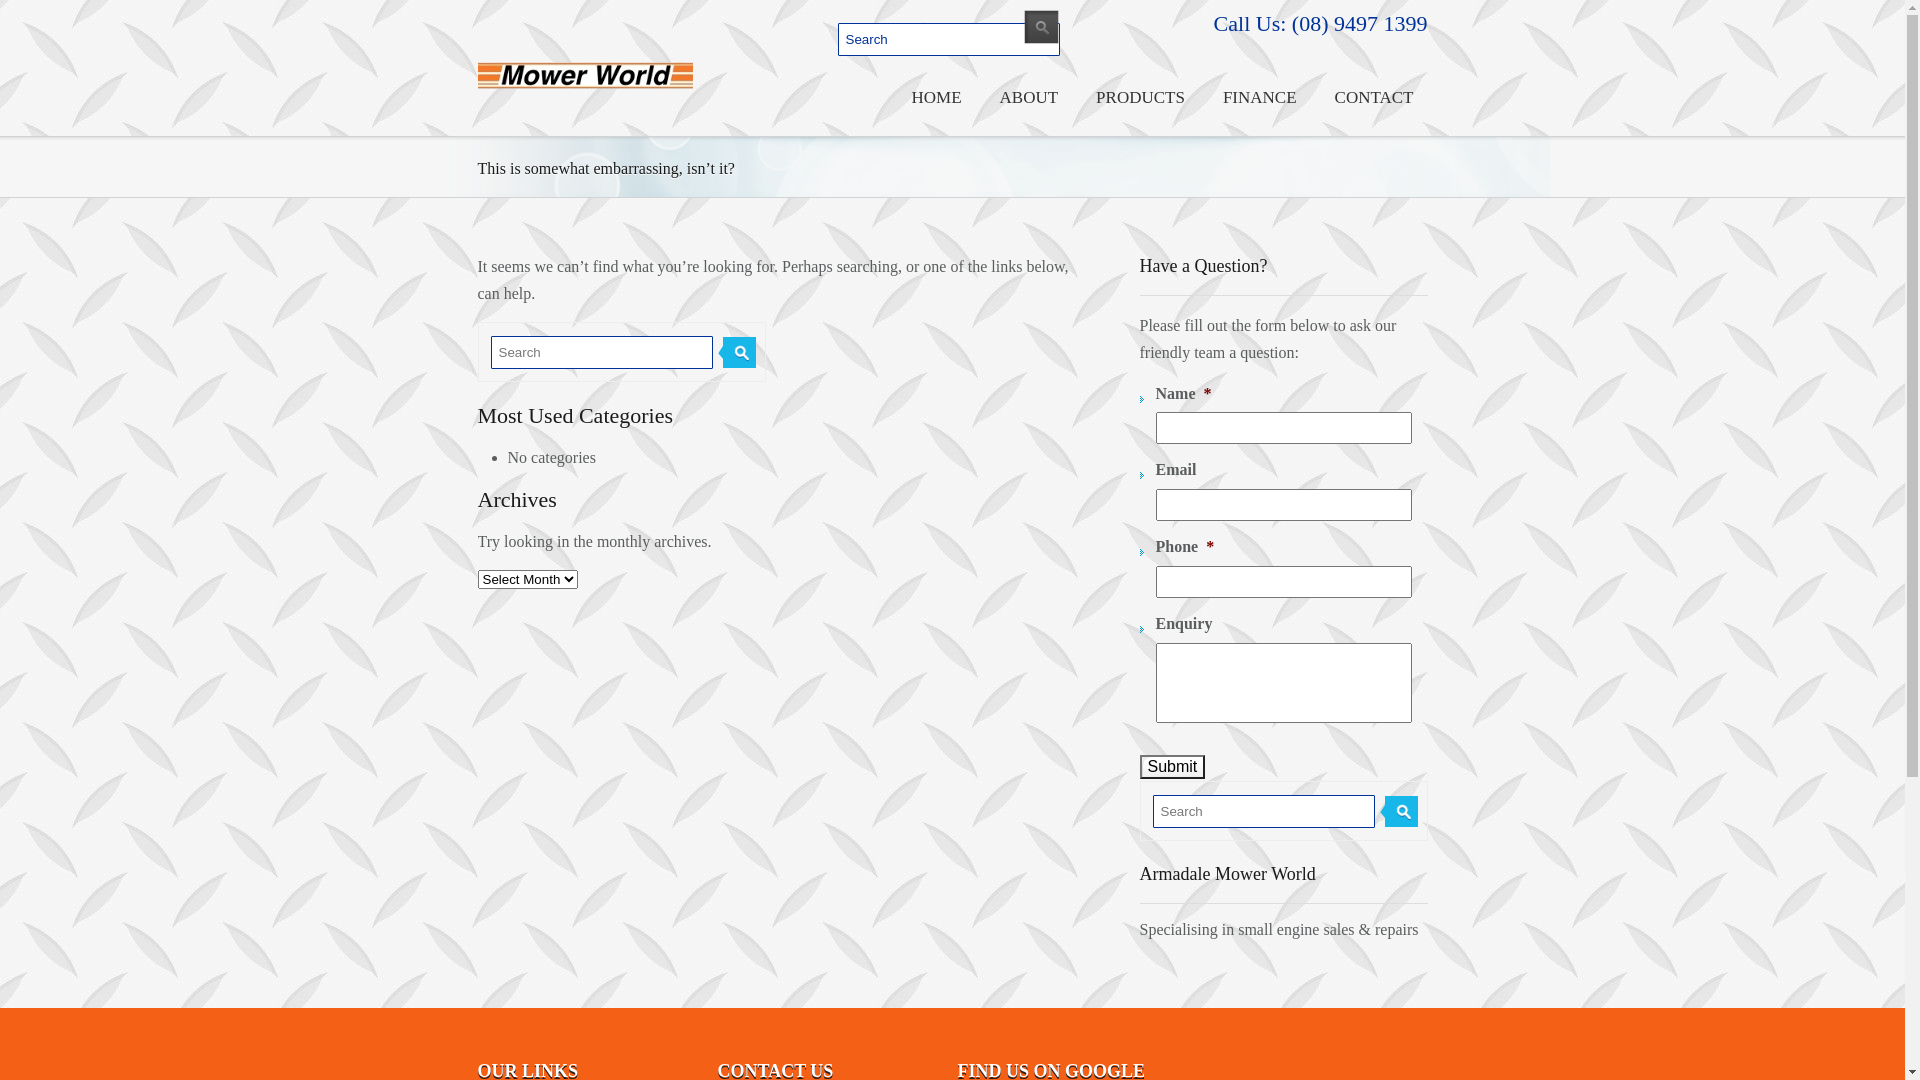 The width and height of the screenshot is (1920, 1080). Describe the element at coordinates (934, 94) in the screenshot. I see `'HOME'` at that location.